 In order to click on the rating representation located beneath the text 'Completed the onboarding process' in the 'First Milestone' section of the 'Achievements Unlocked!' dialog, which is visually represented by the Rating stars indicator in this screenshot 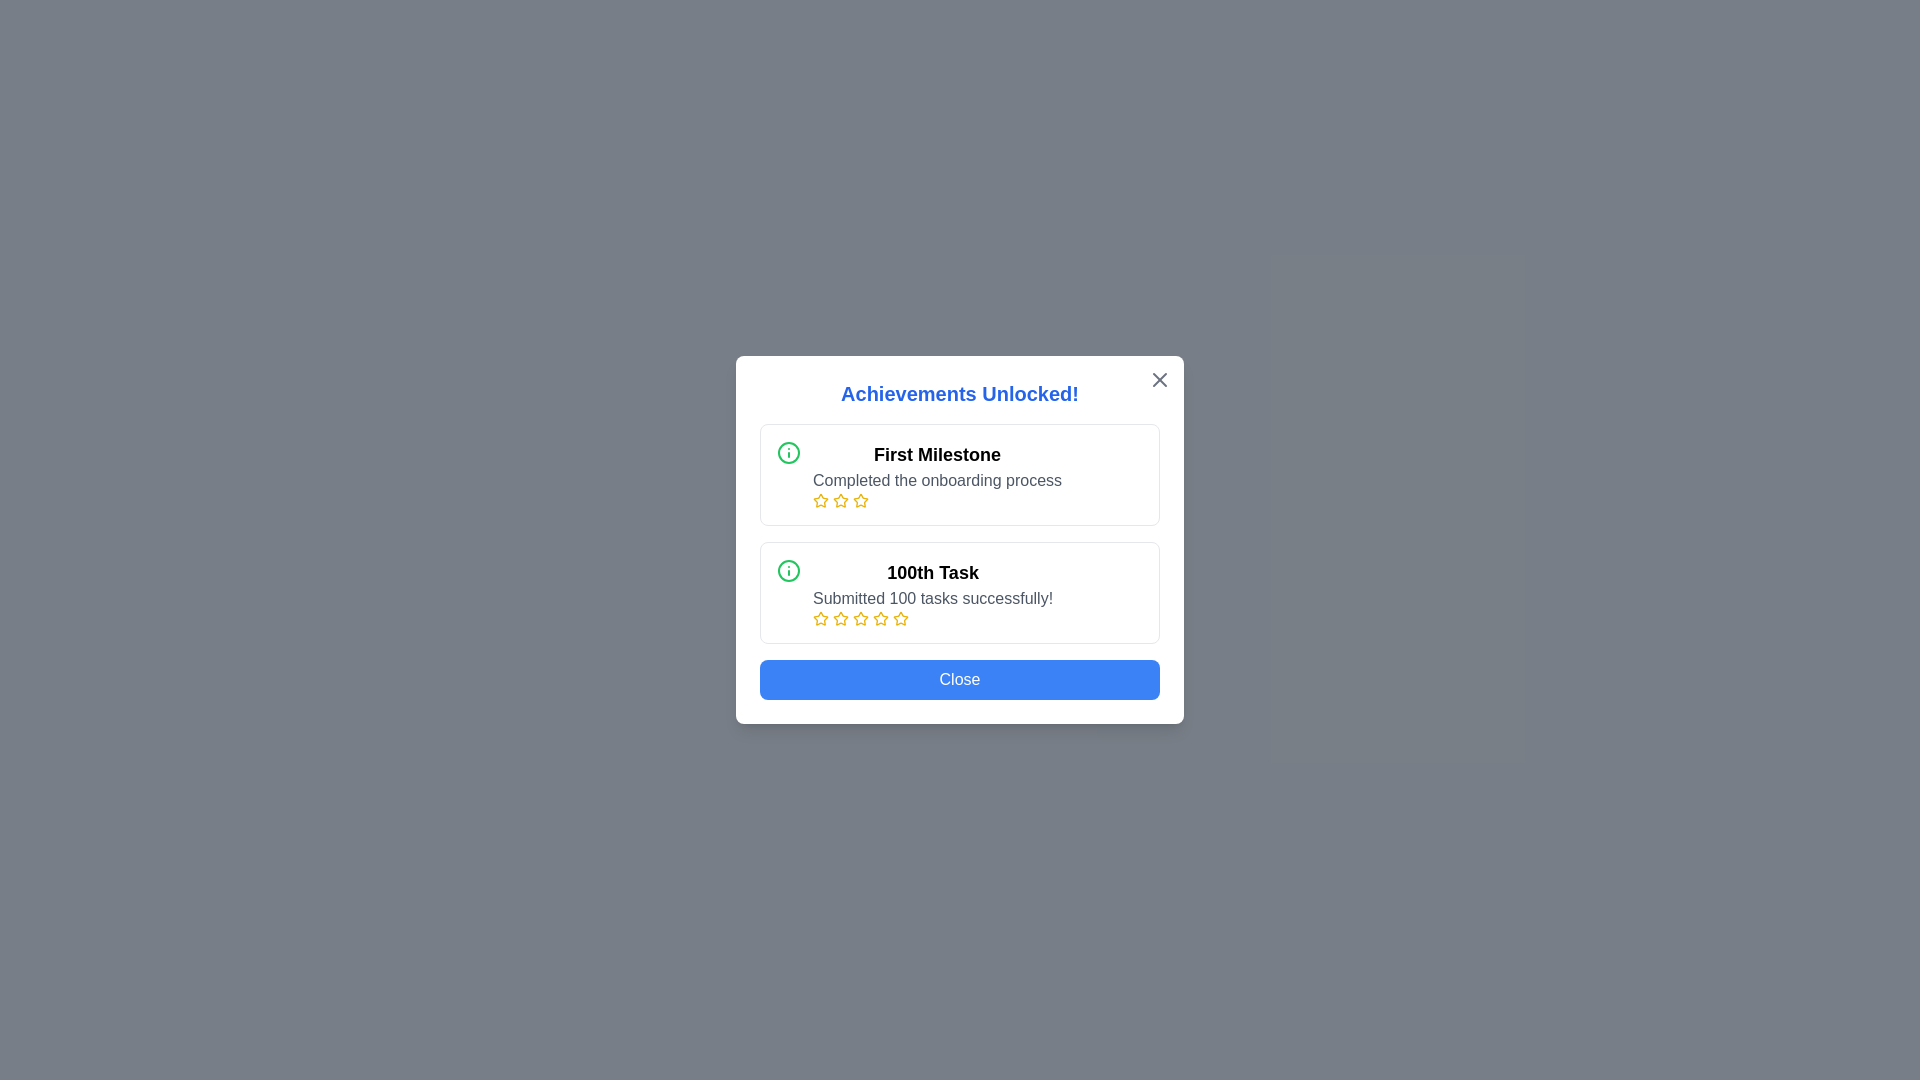, I will do `click(936, 500)`.